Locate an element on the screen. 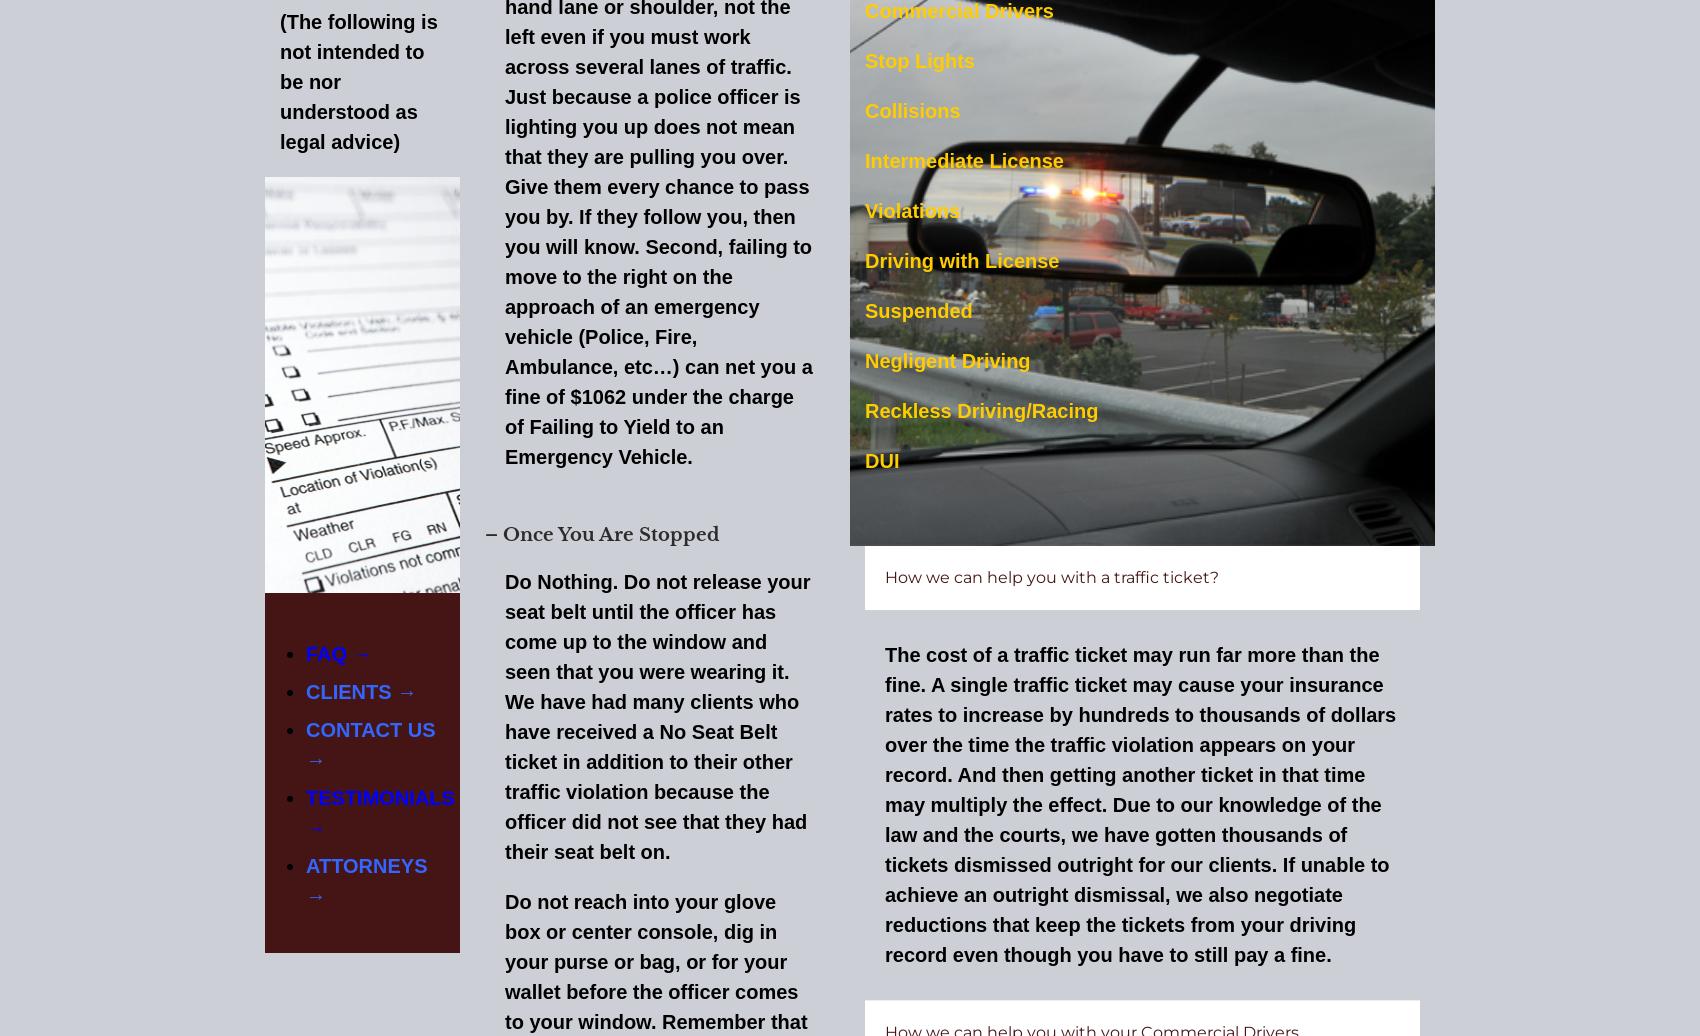 The image size is (1700, 1036). 'DUI' is located at coordinates (881, 459).